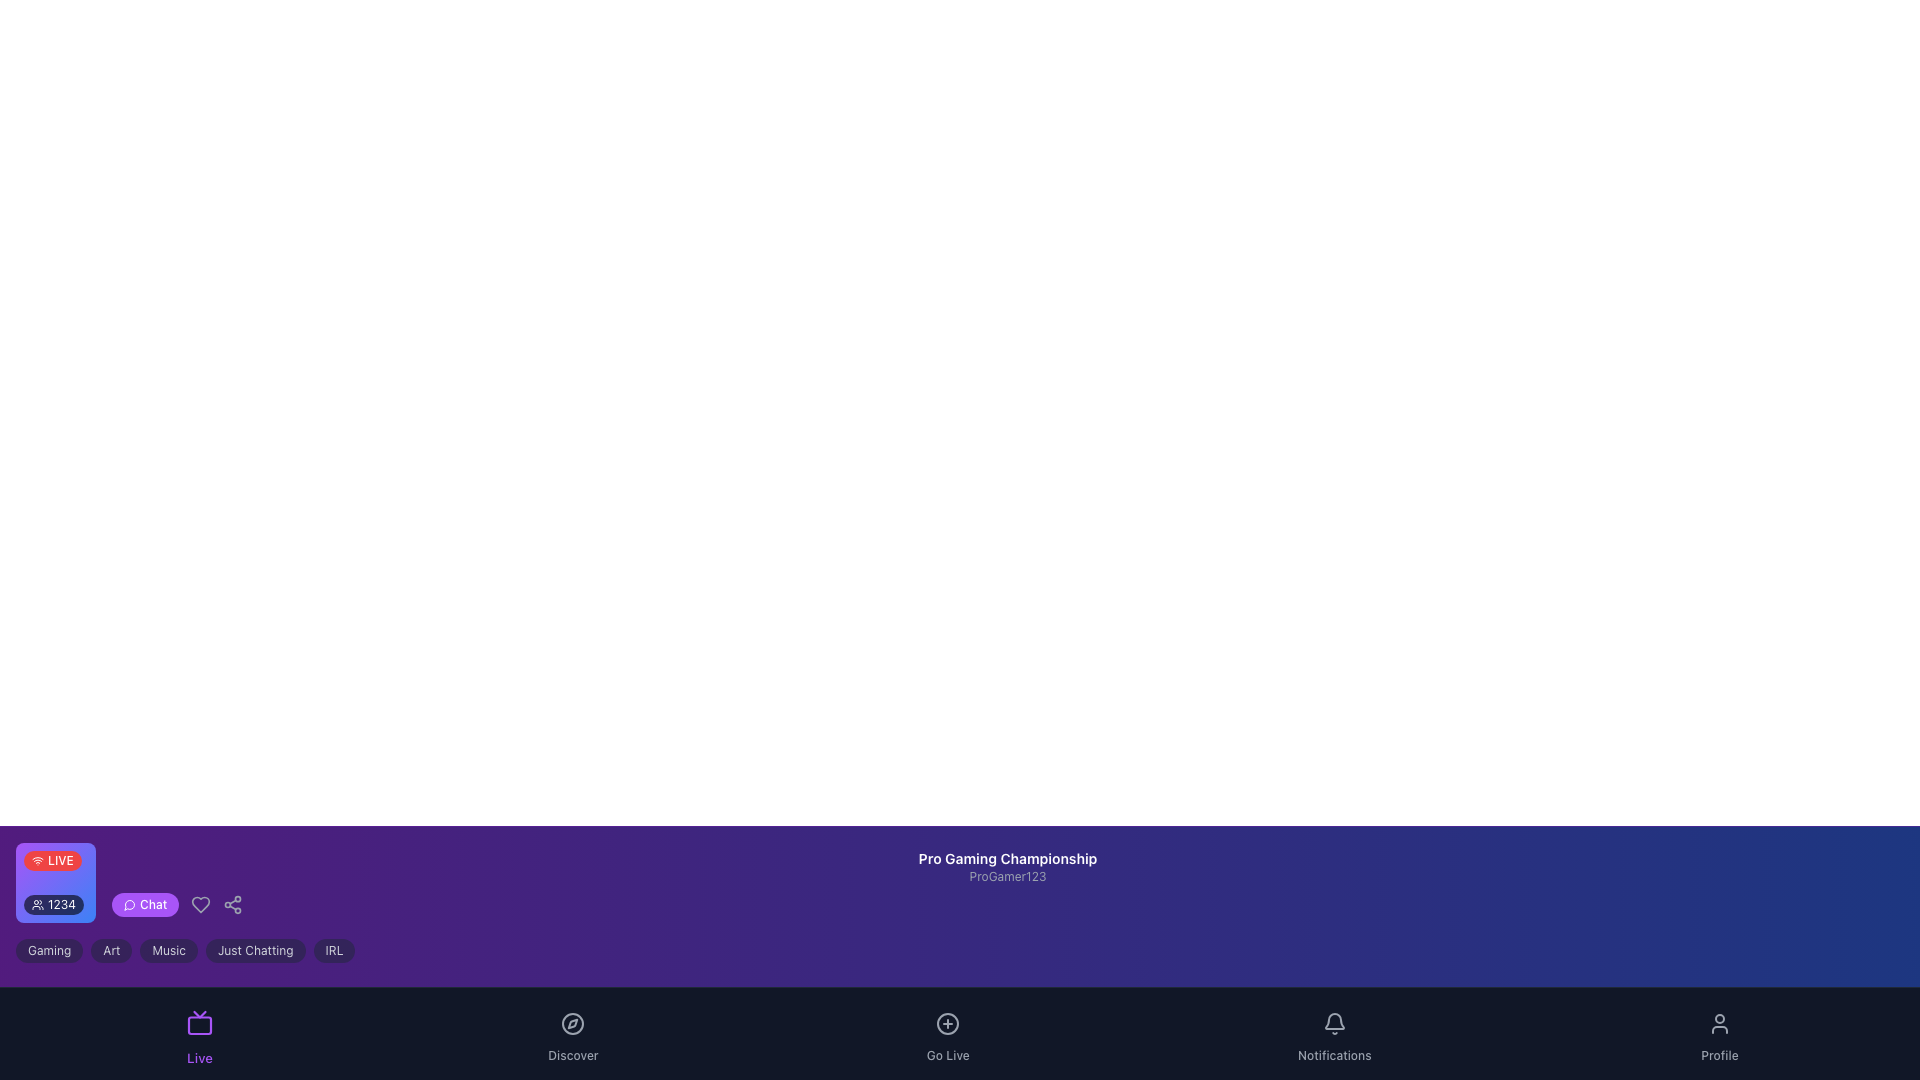 The width and height of the screenshot is (1920, 1080). What do you see at coordinates (200, 1033) in the screenshot?
I see `the icon button on the far left of the bottom navigation bar` at bounding box center [200, 1033].